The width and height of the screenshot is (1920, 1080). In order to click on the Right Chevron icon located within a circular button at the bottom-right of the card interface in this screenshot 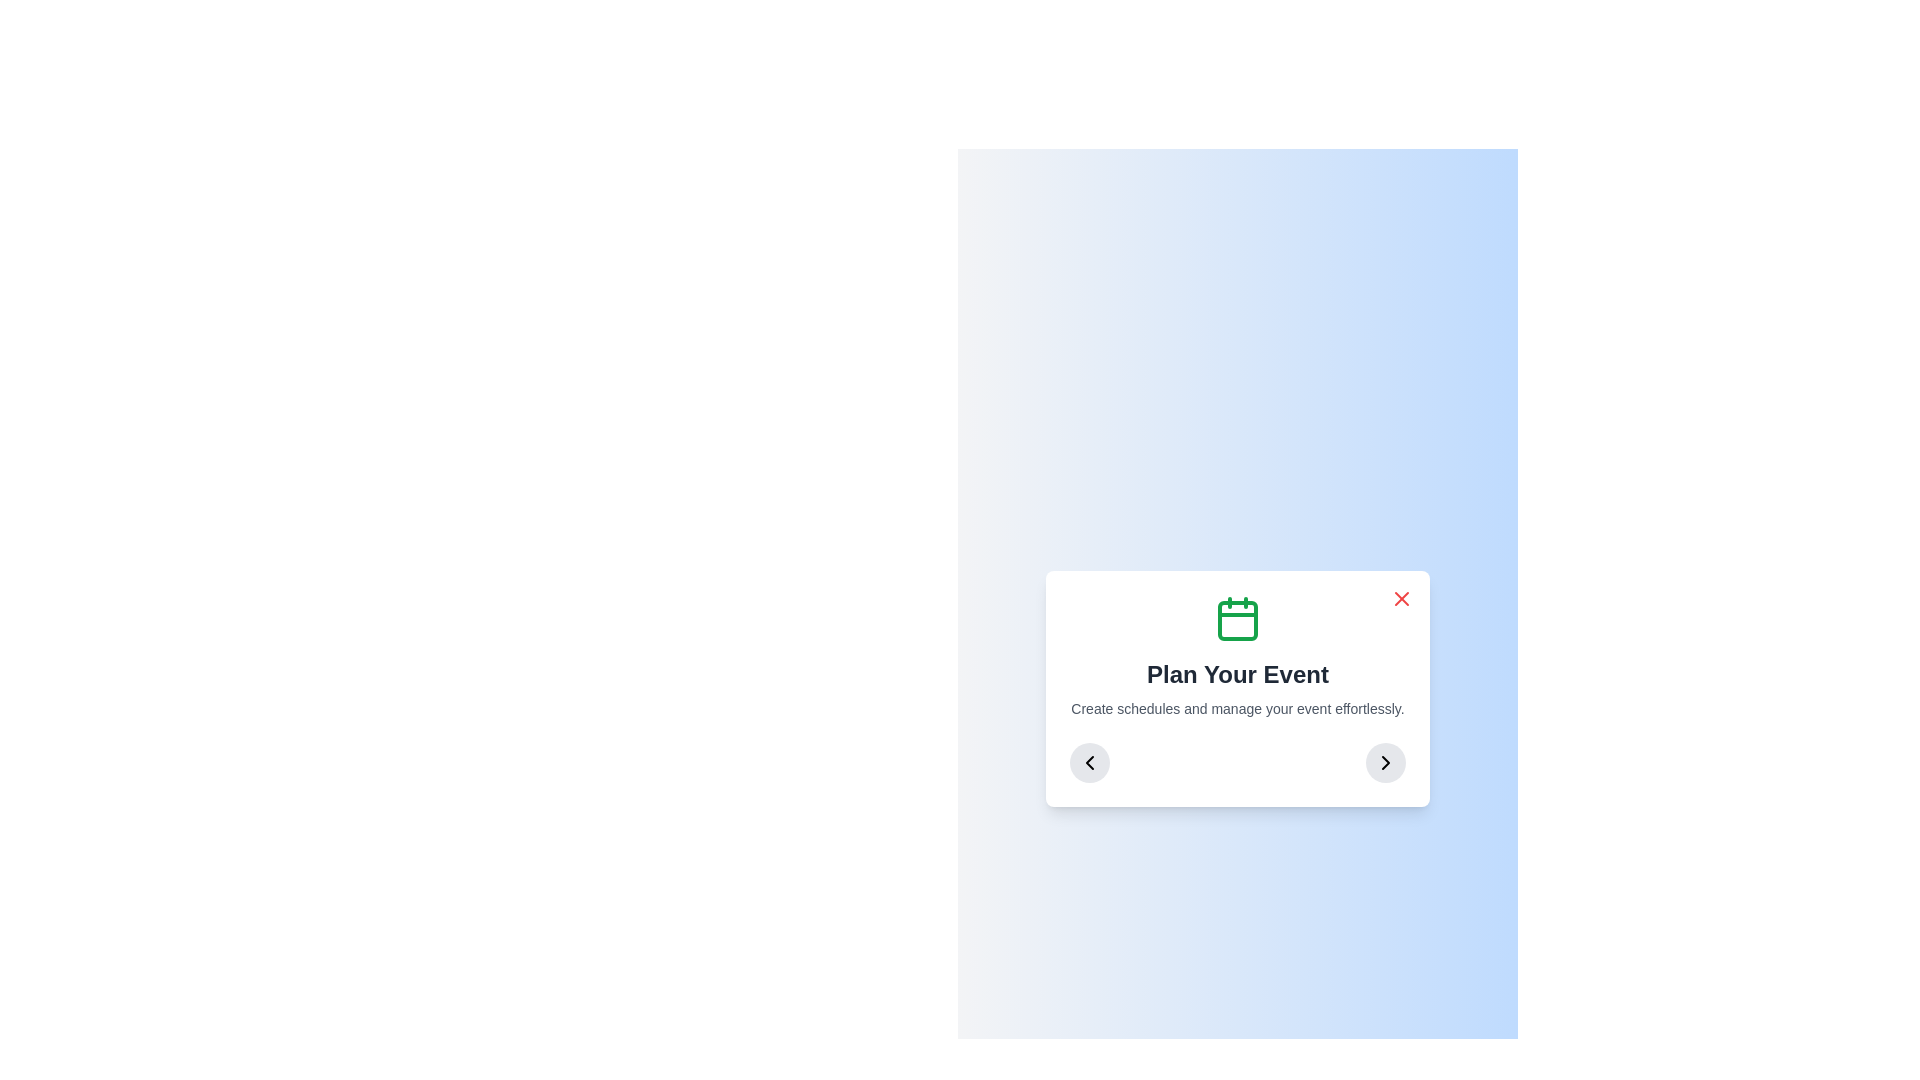, I will do `click(1385, 763)`.